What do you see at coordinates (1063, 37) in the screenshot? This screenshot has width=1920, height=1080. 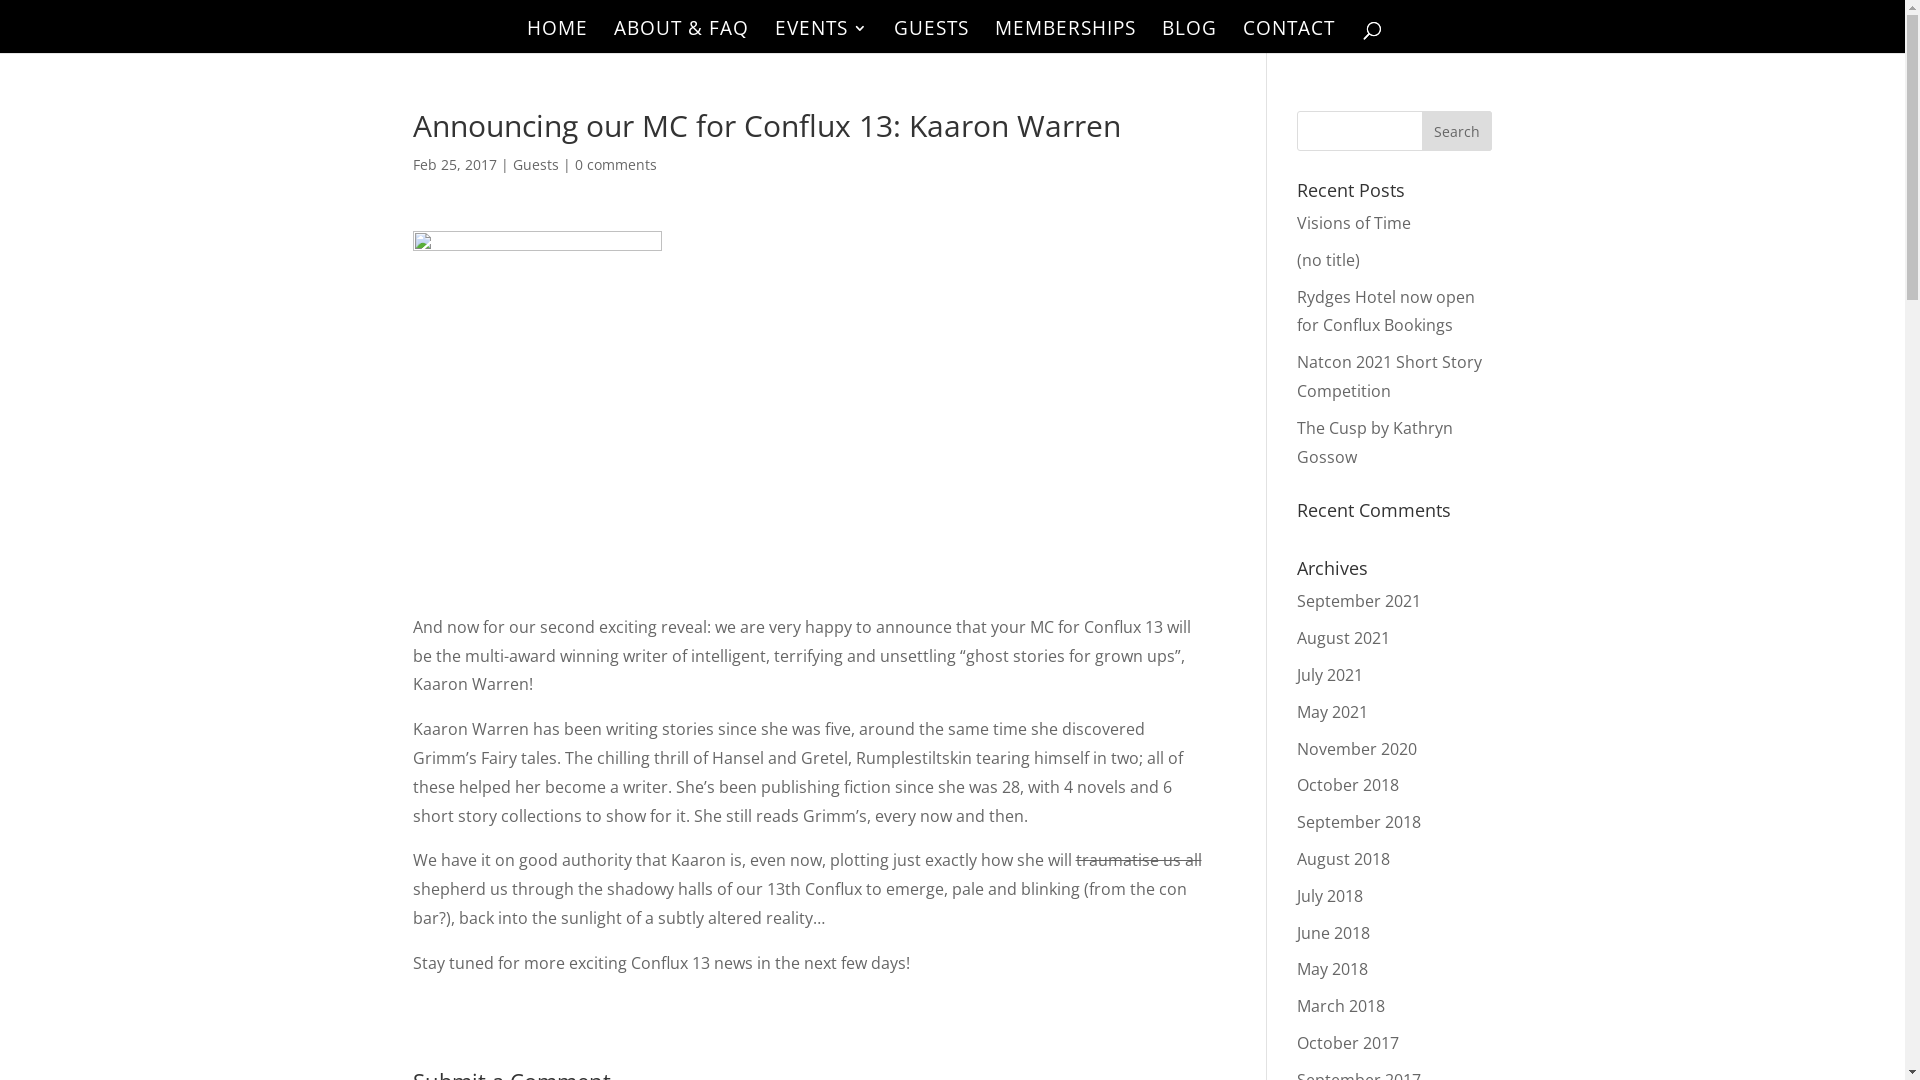 I see `'MEMBERSHIPS'` at bounding box center [1063, 37].